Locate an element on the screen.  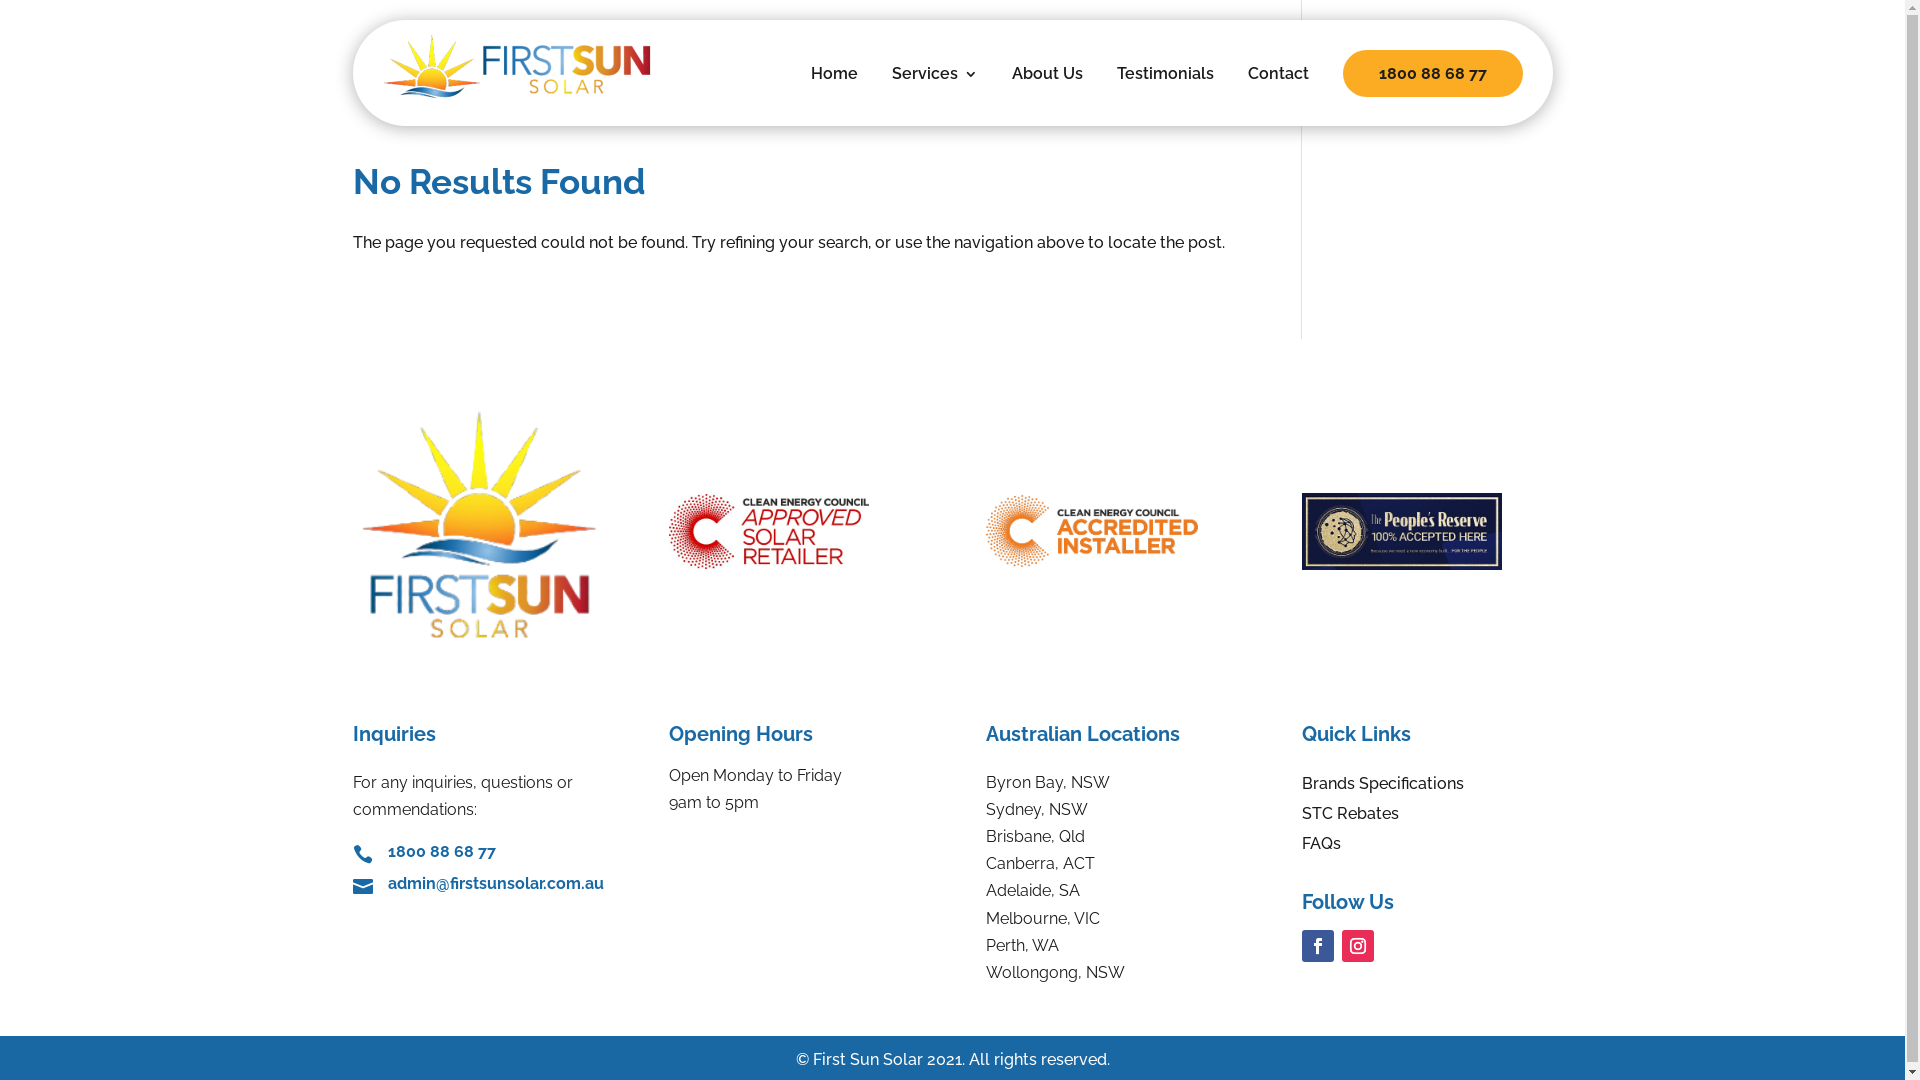
'admin@firstsunsolar.com.au' is located at coordinates (495, 882).